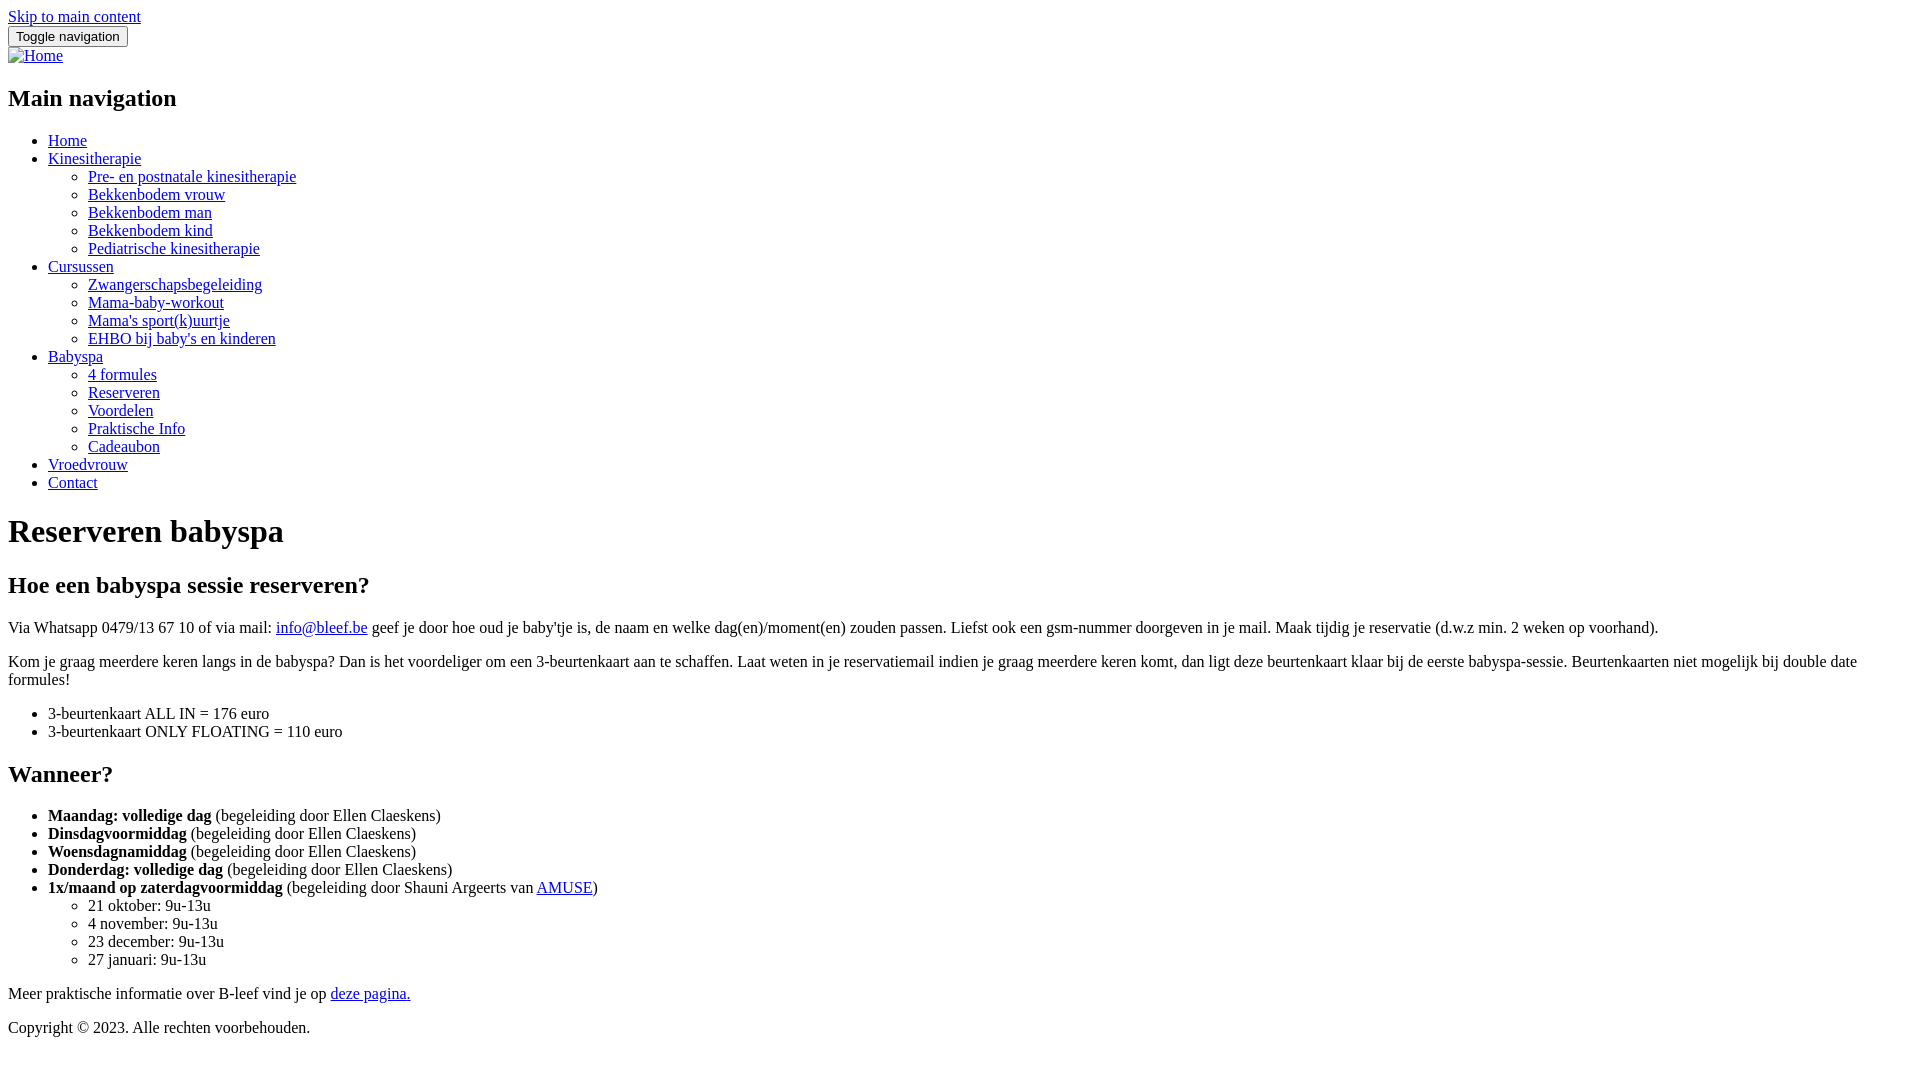 The height and width of the screenshot is (1080, 1920). What do you see at coordinates (86, 464) in the screenshot?
I see `'Vroedvrouw'` at bounding box center [86, 464].